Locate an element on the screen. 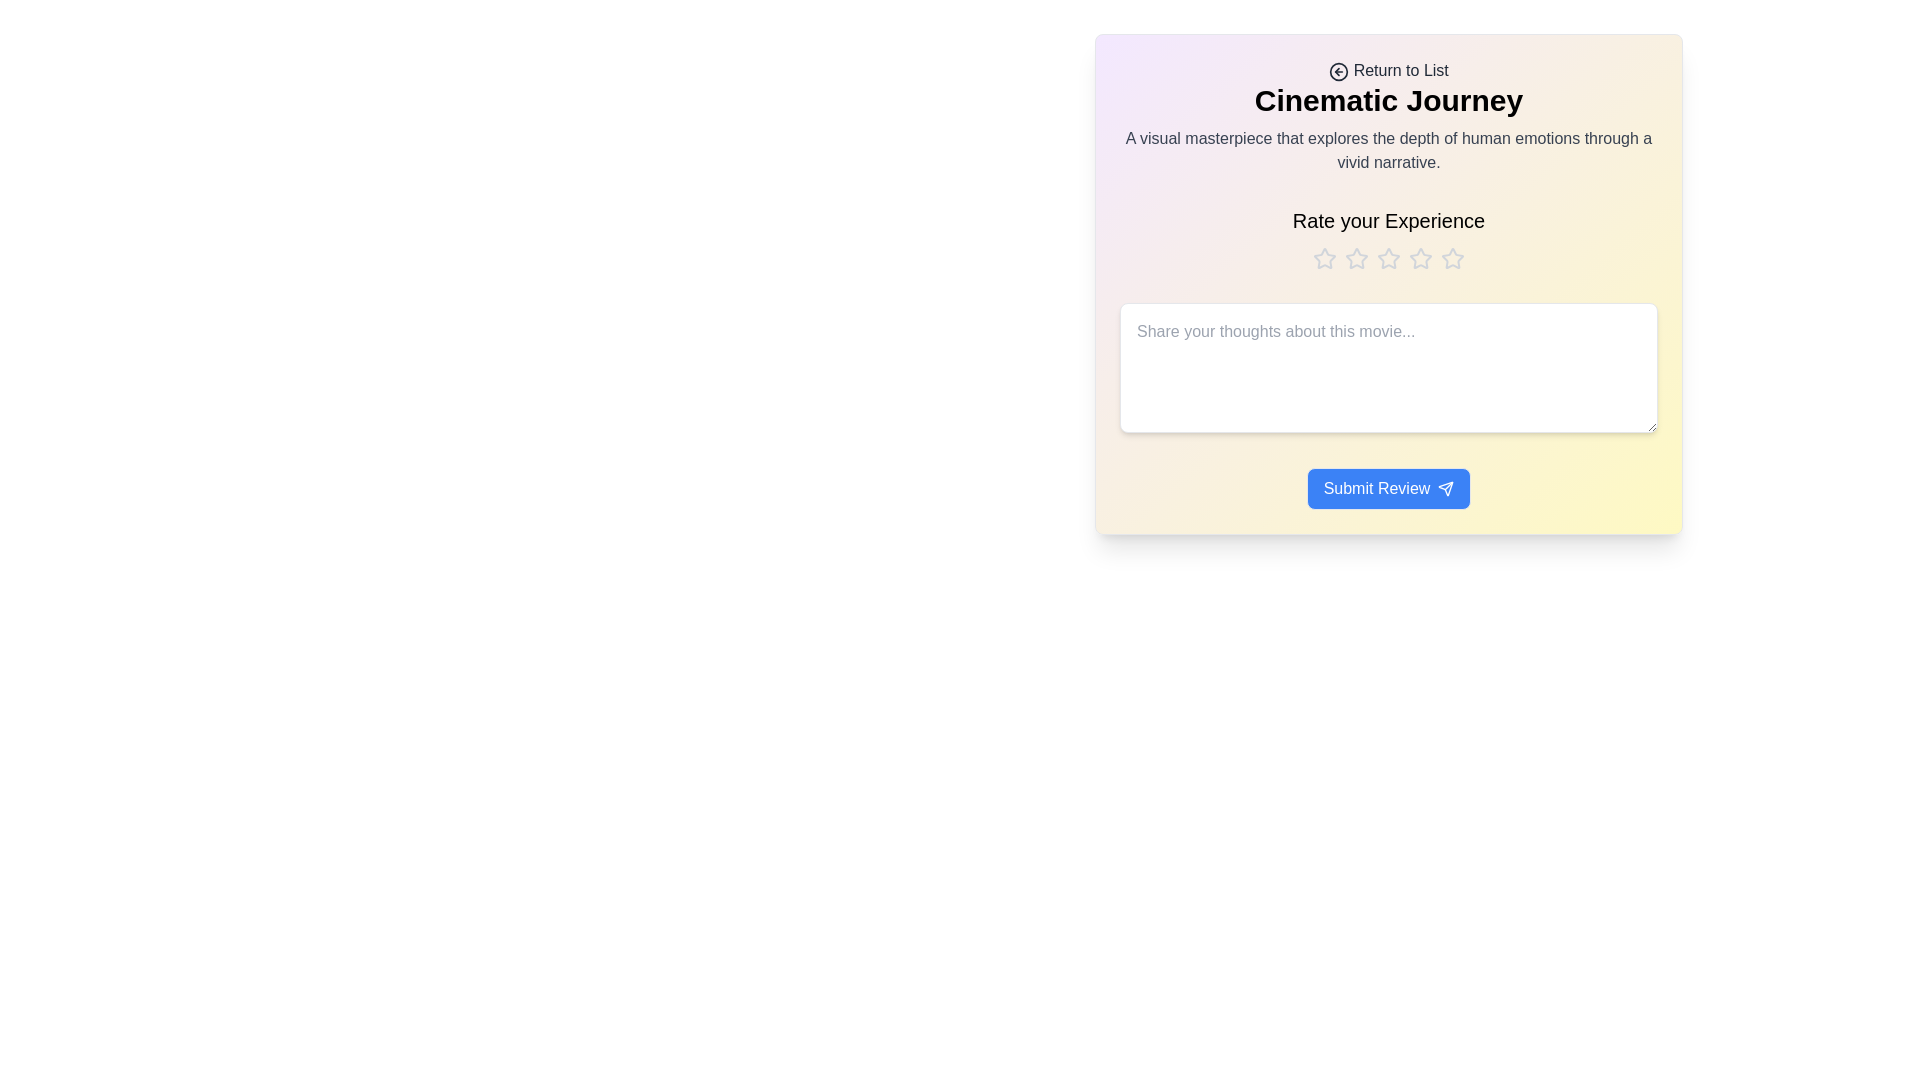 Image resolution: width=1920 pixels, height=1080 pixels. the third star icon in the rating indicator is located at coordinates (1387, 257).